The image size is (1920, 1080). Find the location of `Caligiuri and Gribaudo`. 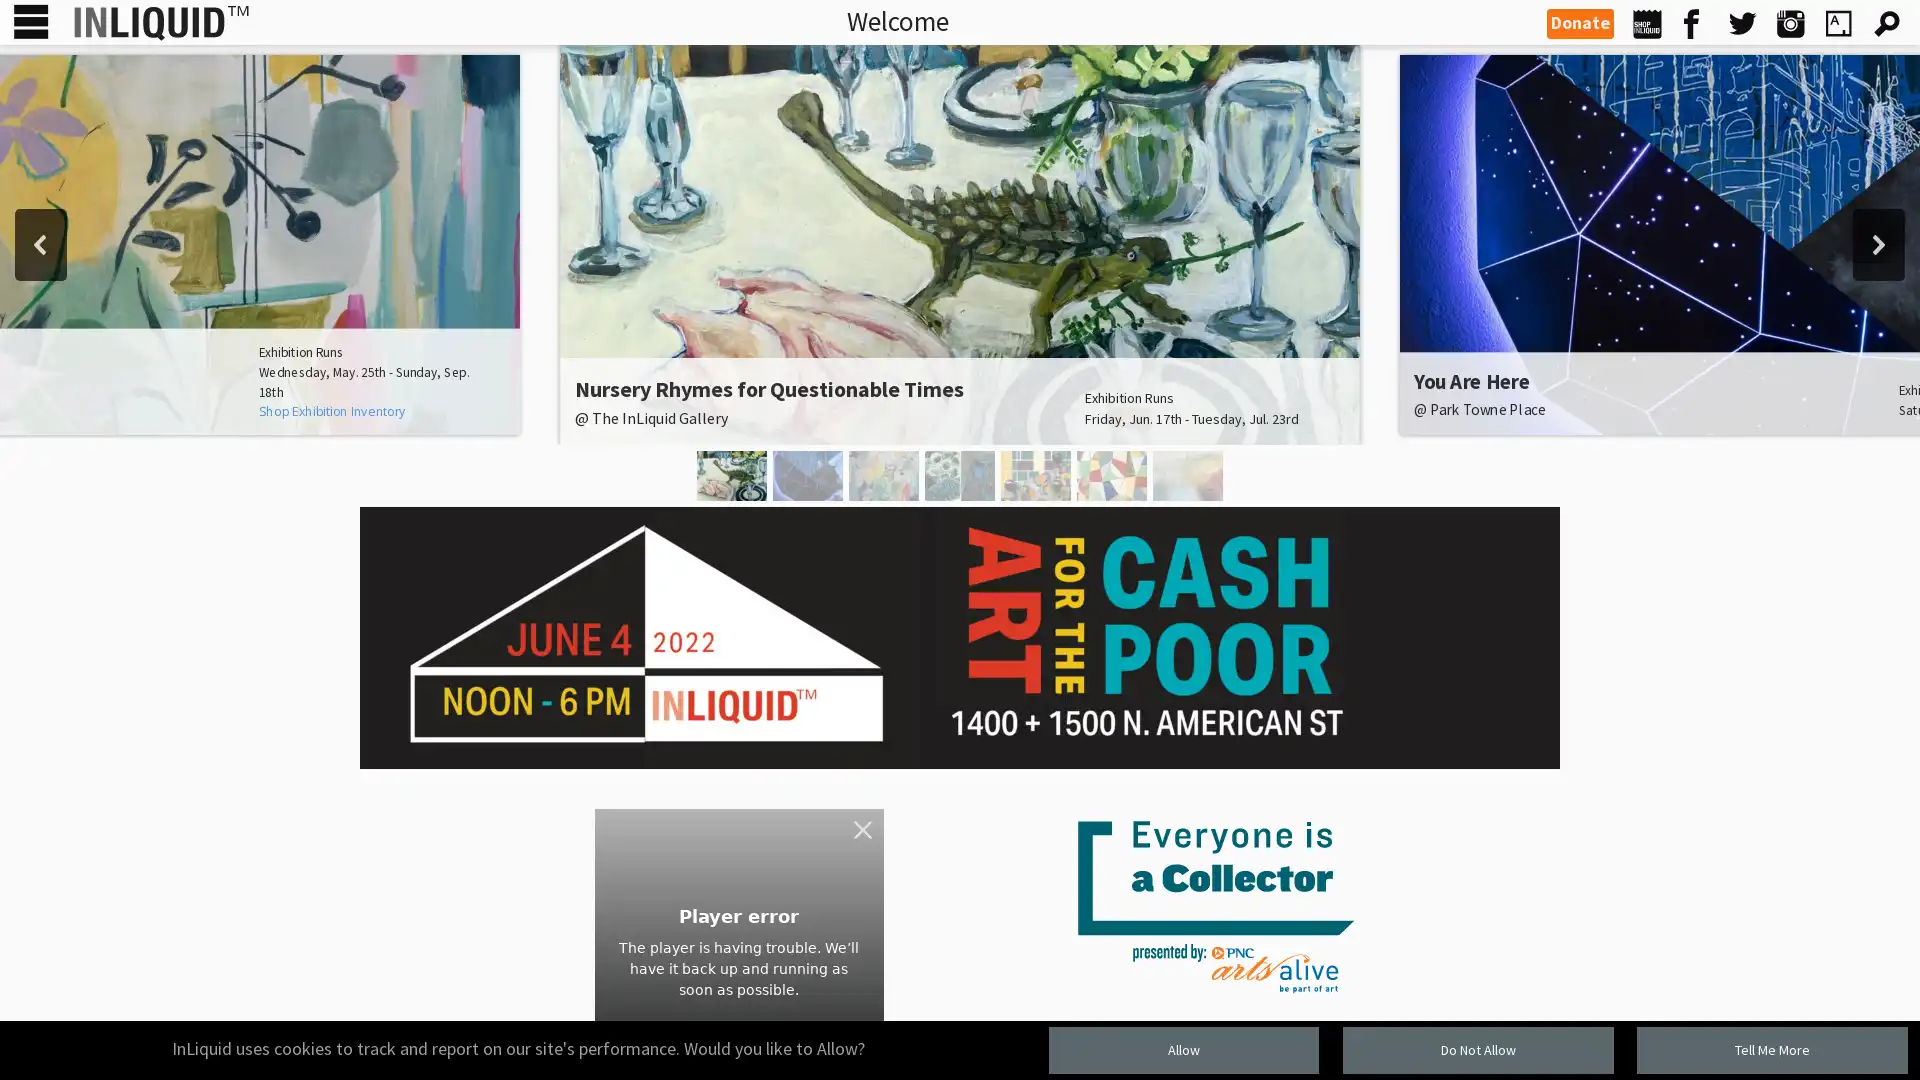

Caligiuri and Gribaudo is located at coordinates (1111, 475).